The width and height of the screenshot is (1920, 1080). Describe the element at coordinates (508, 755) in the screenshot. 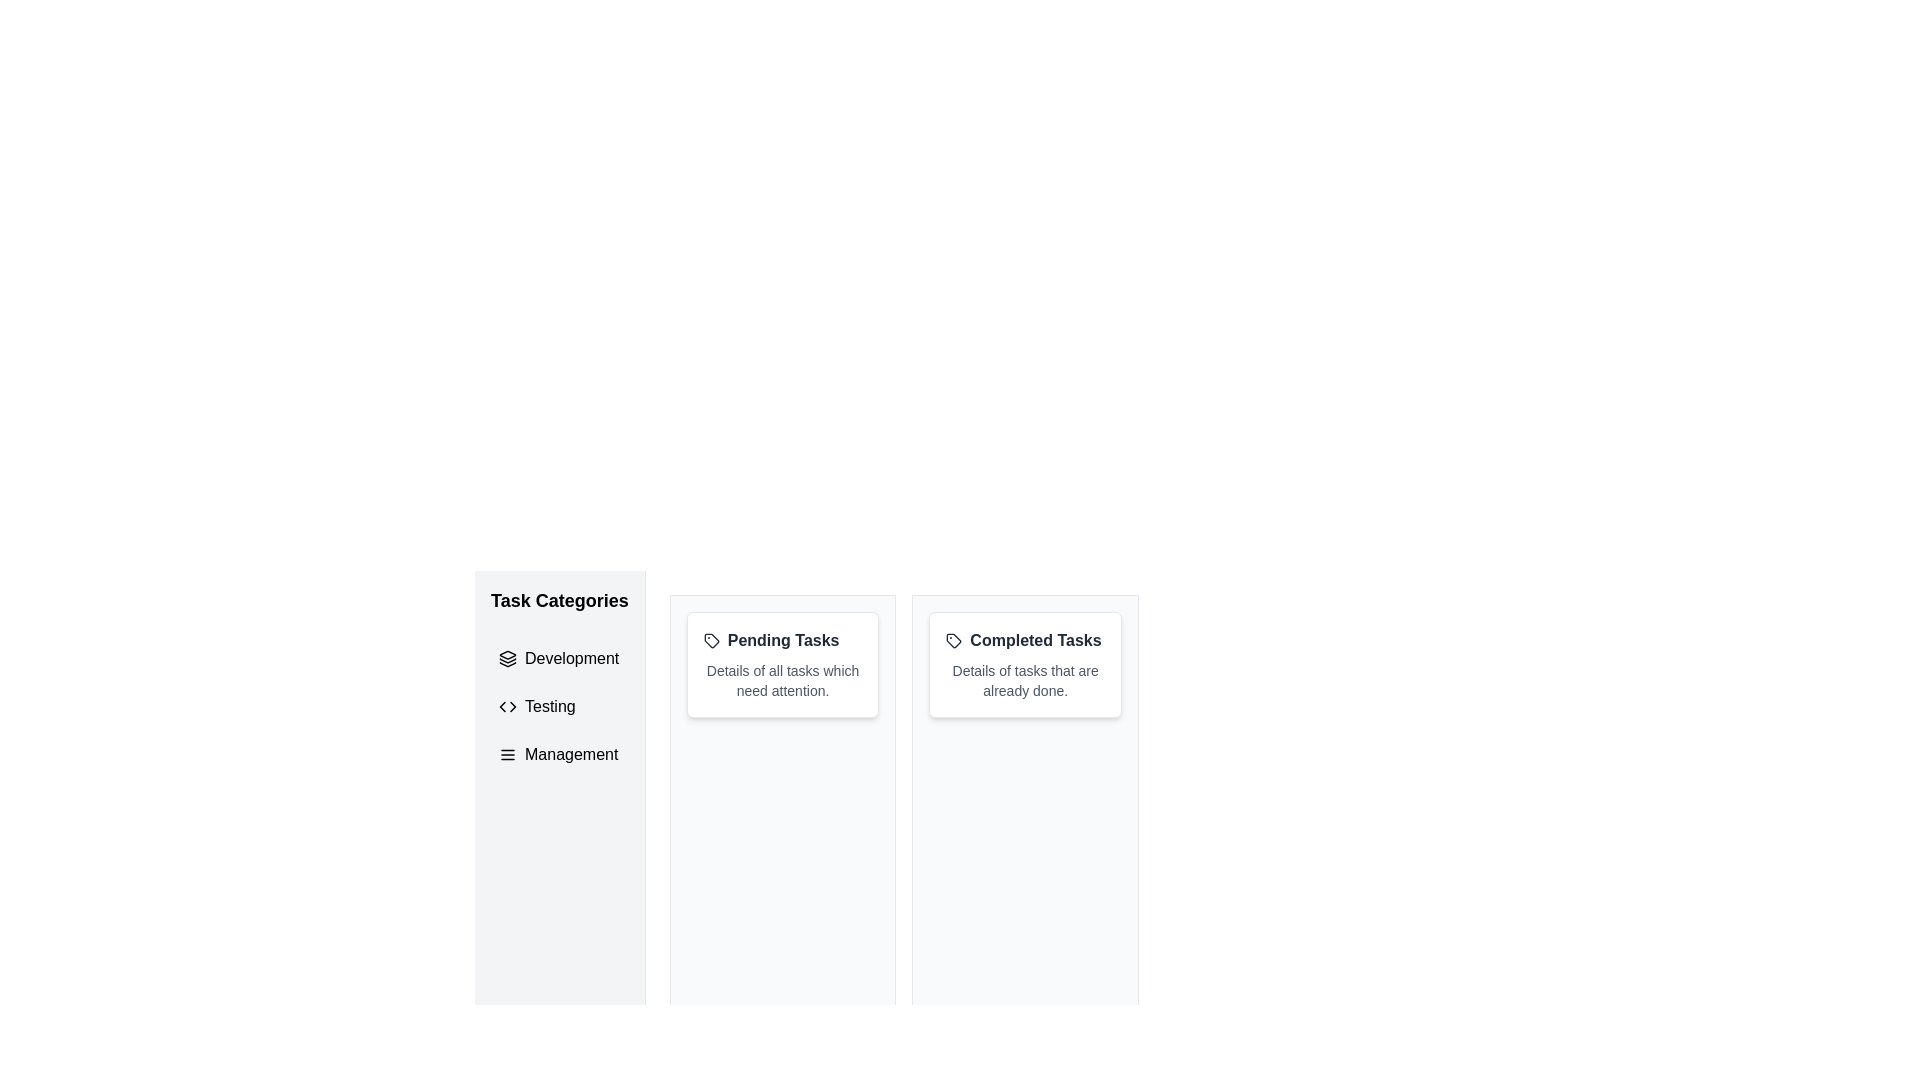

I see `the 'Management' icon located to the left of the text 'Management' in the vertical list under the 'Task Categories' title` at that location.